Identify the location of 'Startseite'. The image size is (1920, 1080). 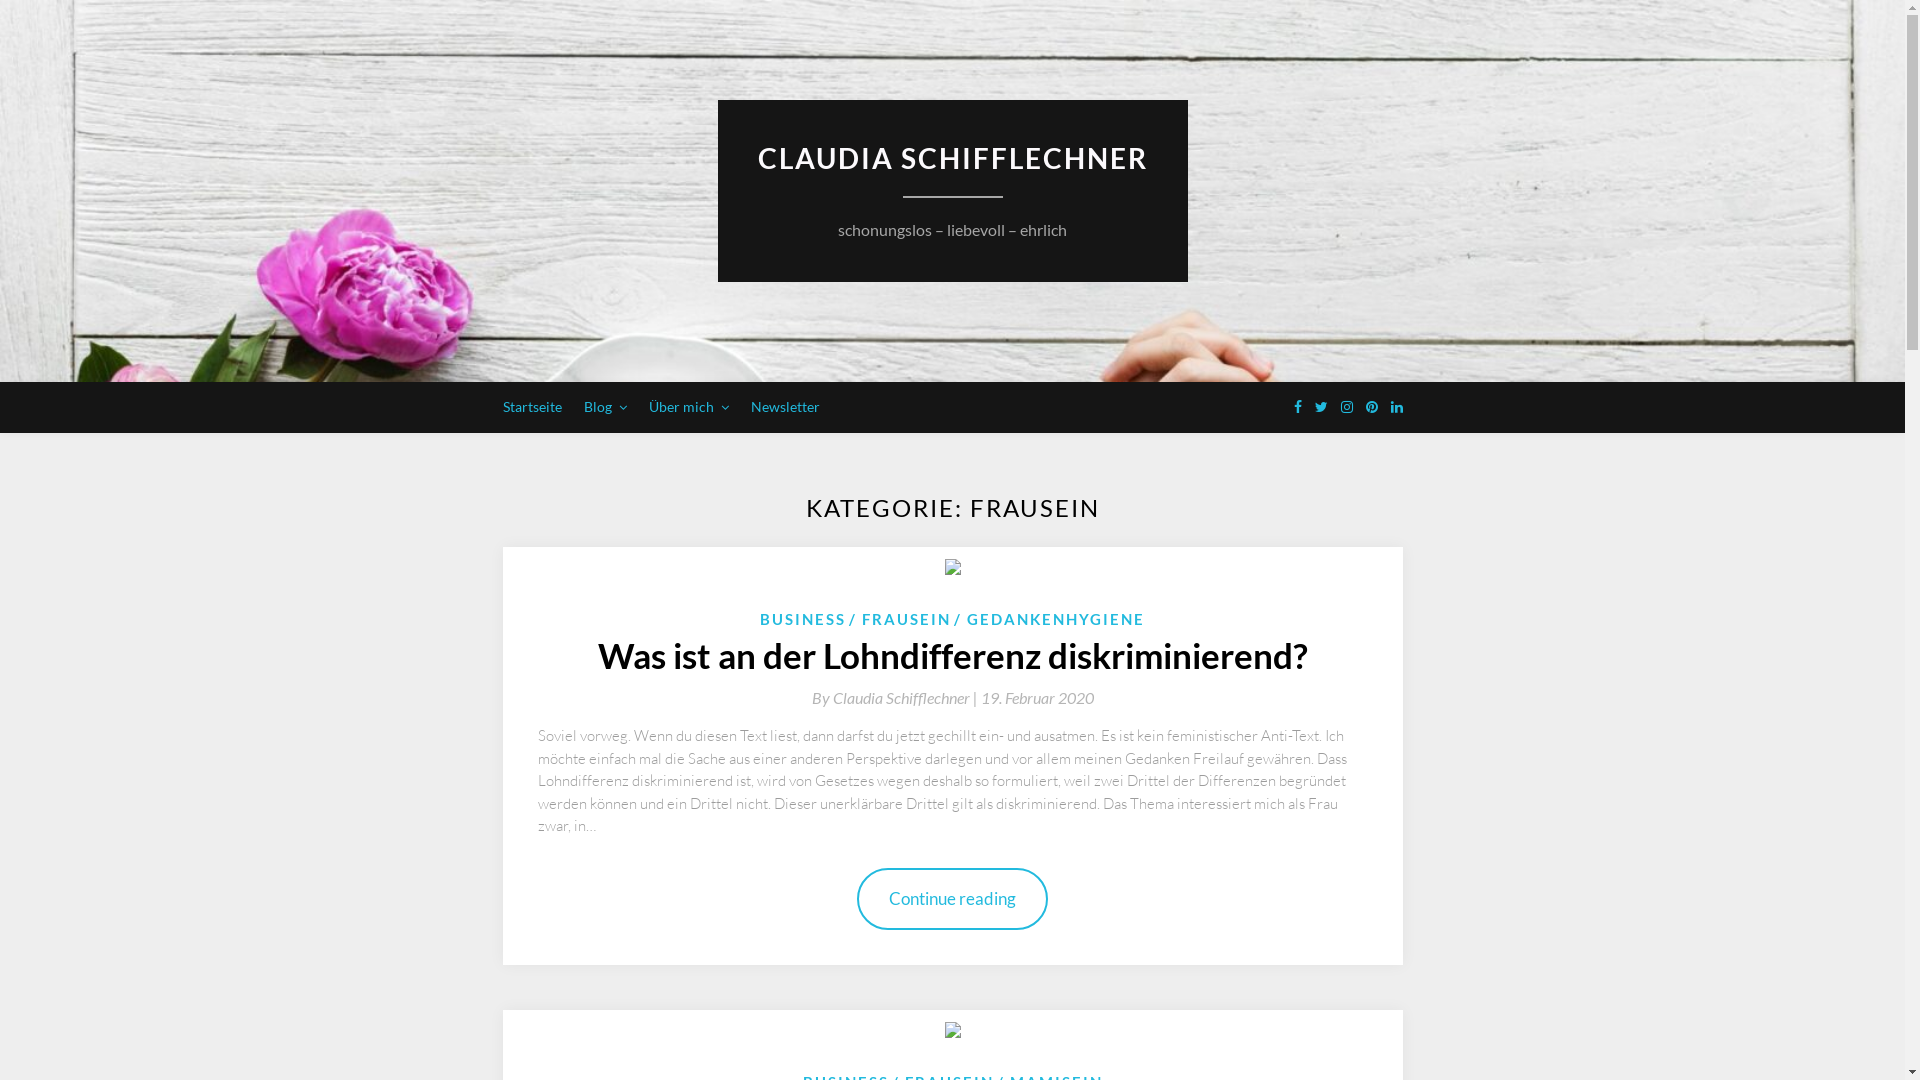
(502, 406).